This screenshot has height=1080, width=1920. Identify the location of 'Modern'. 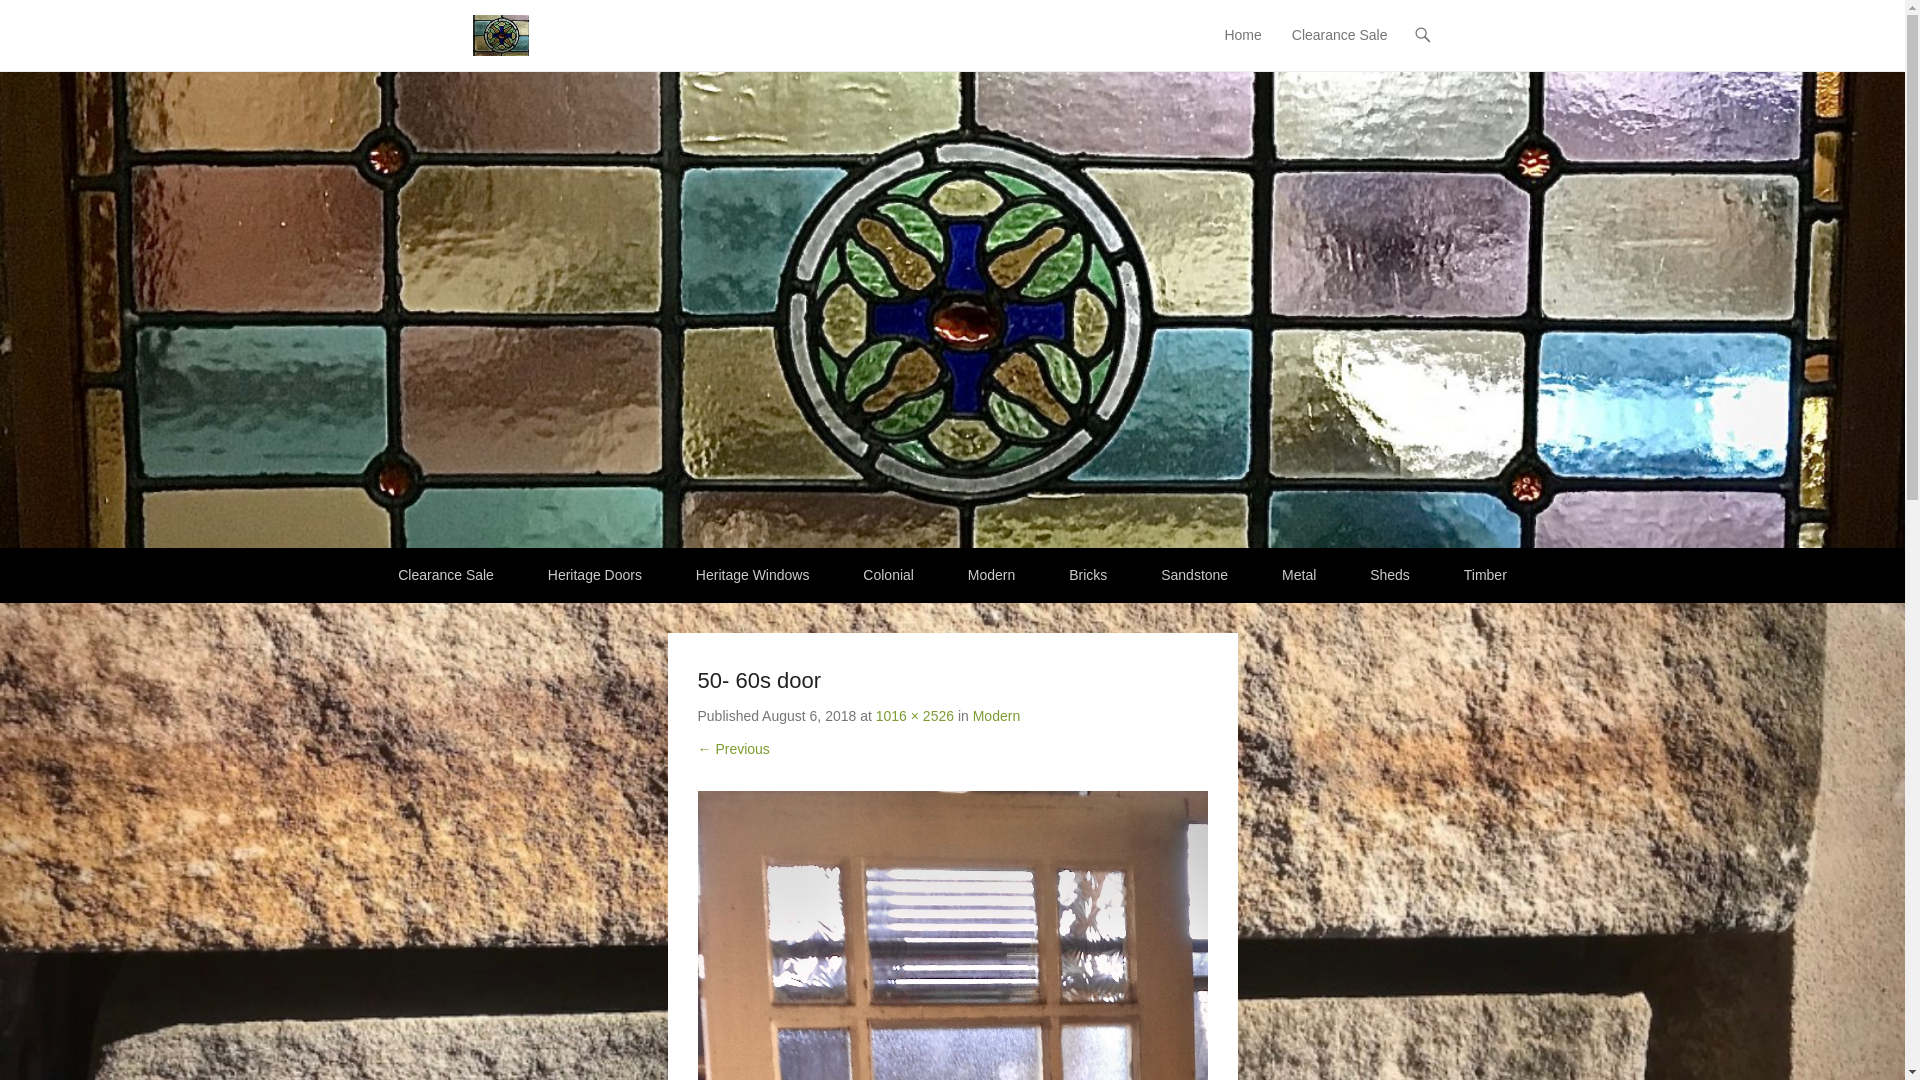
(996, 715).